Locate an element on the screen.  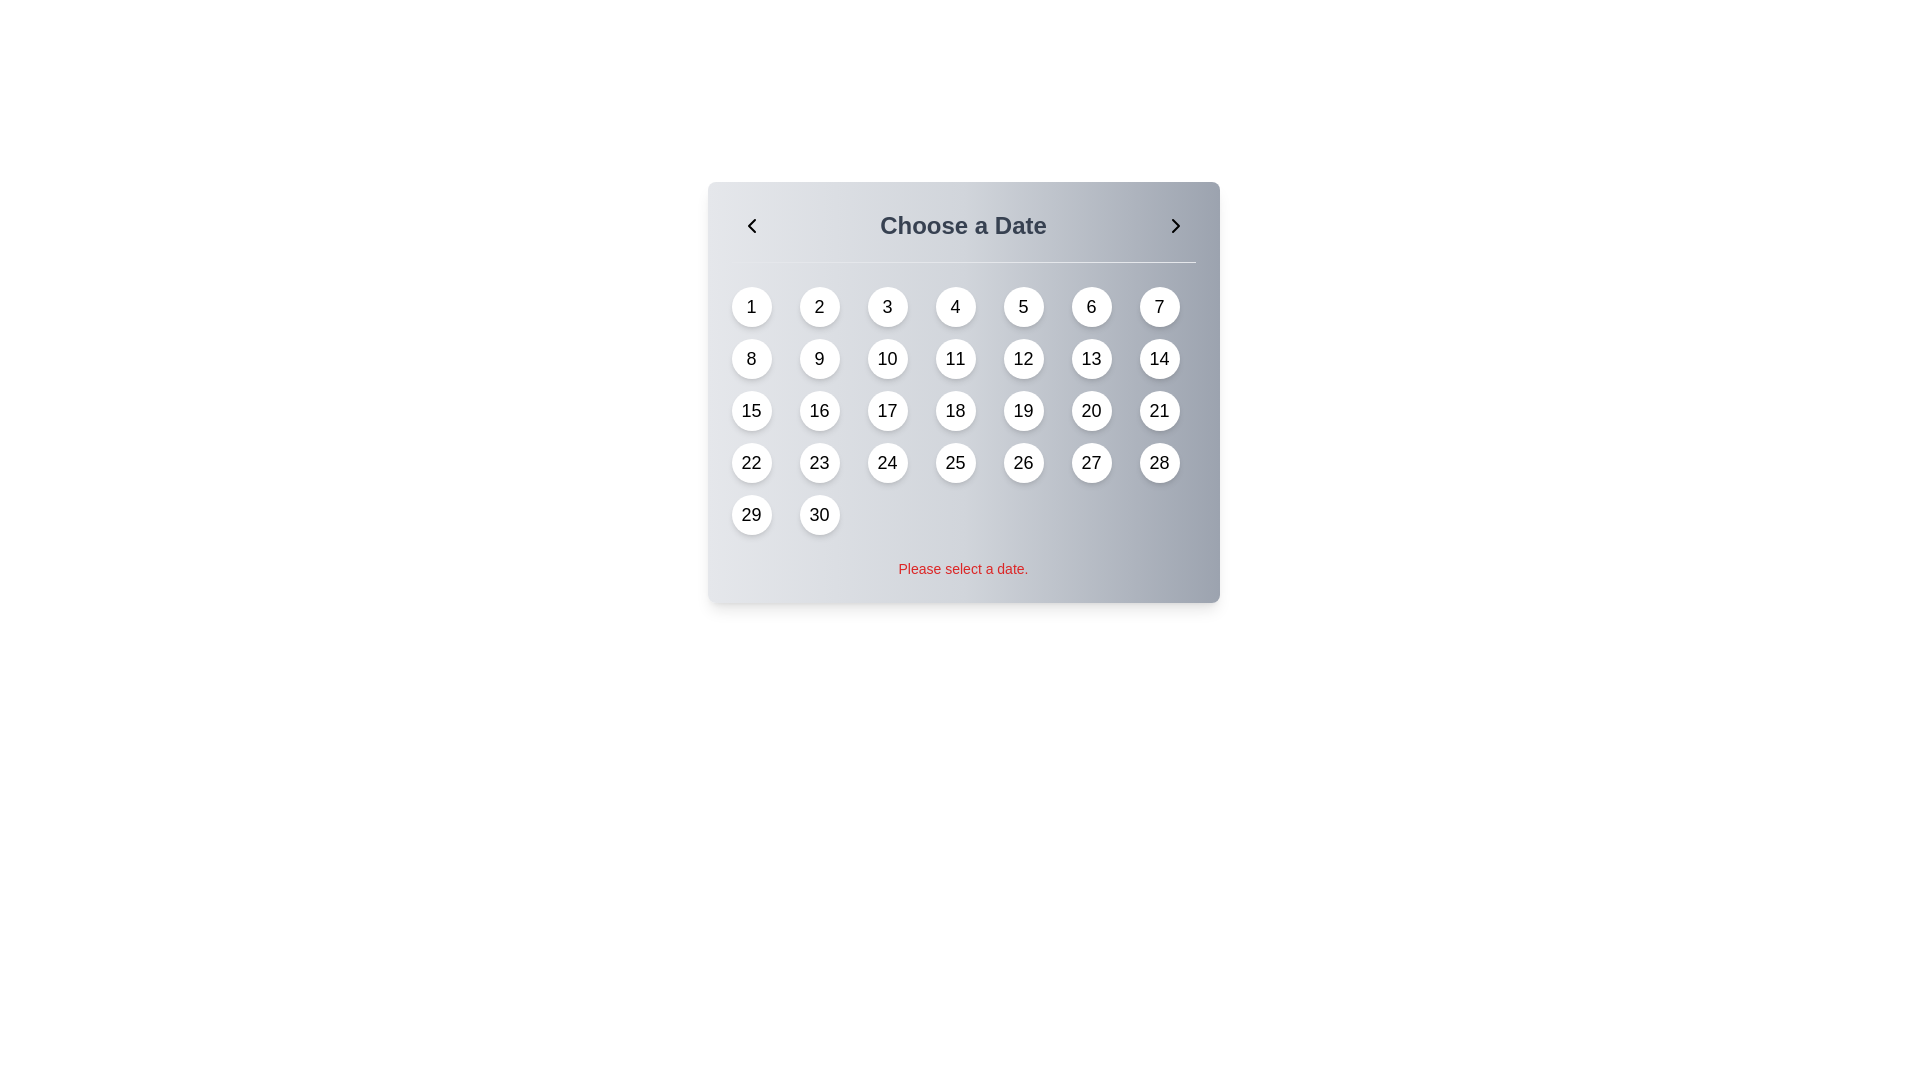
the circular button displaying the number '23' is located at coordinates (819, 462).